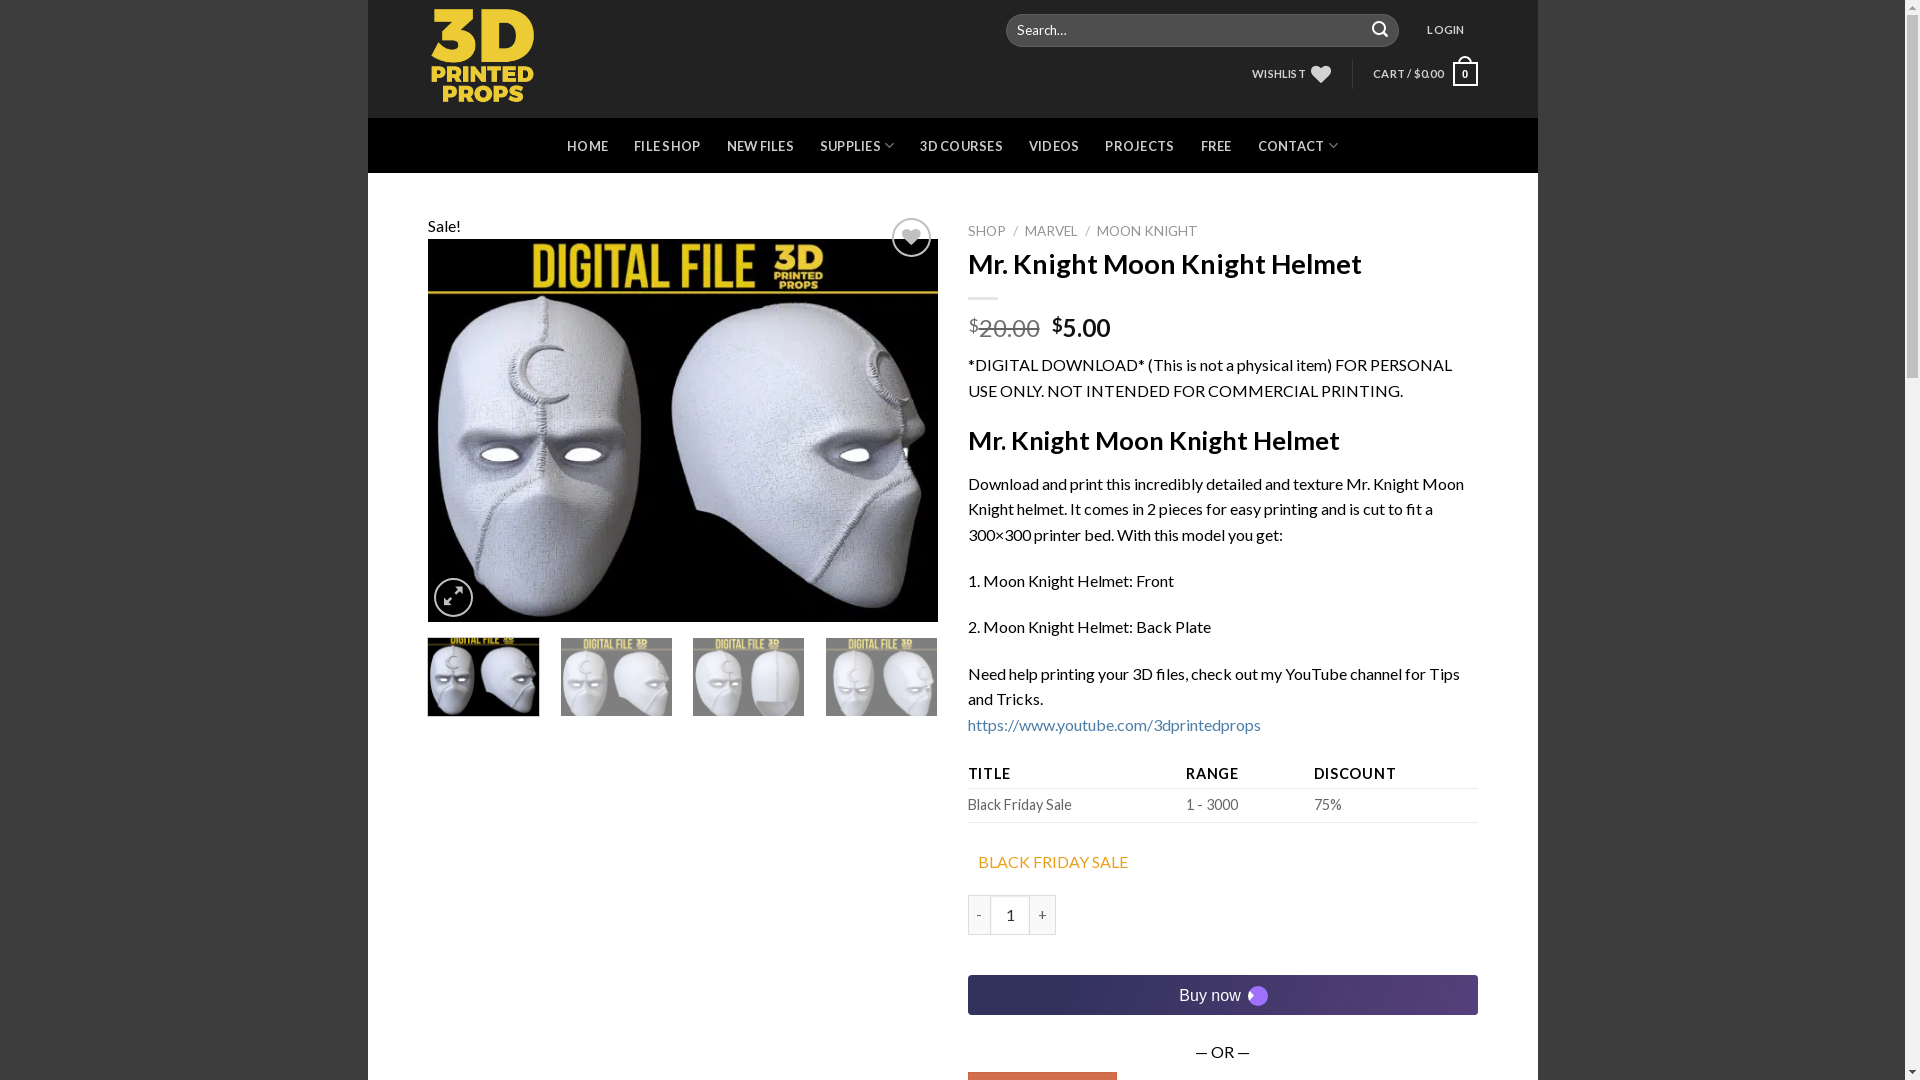 The width and height of the screenshot is (1920, 1080). I want to click on 'Search', so click(1379, 30).